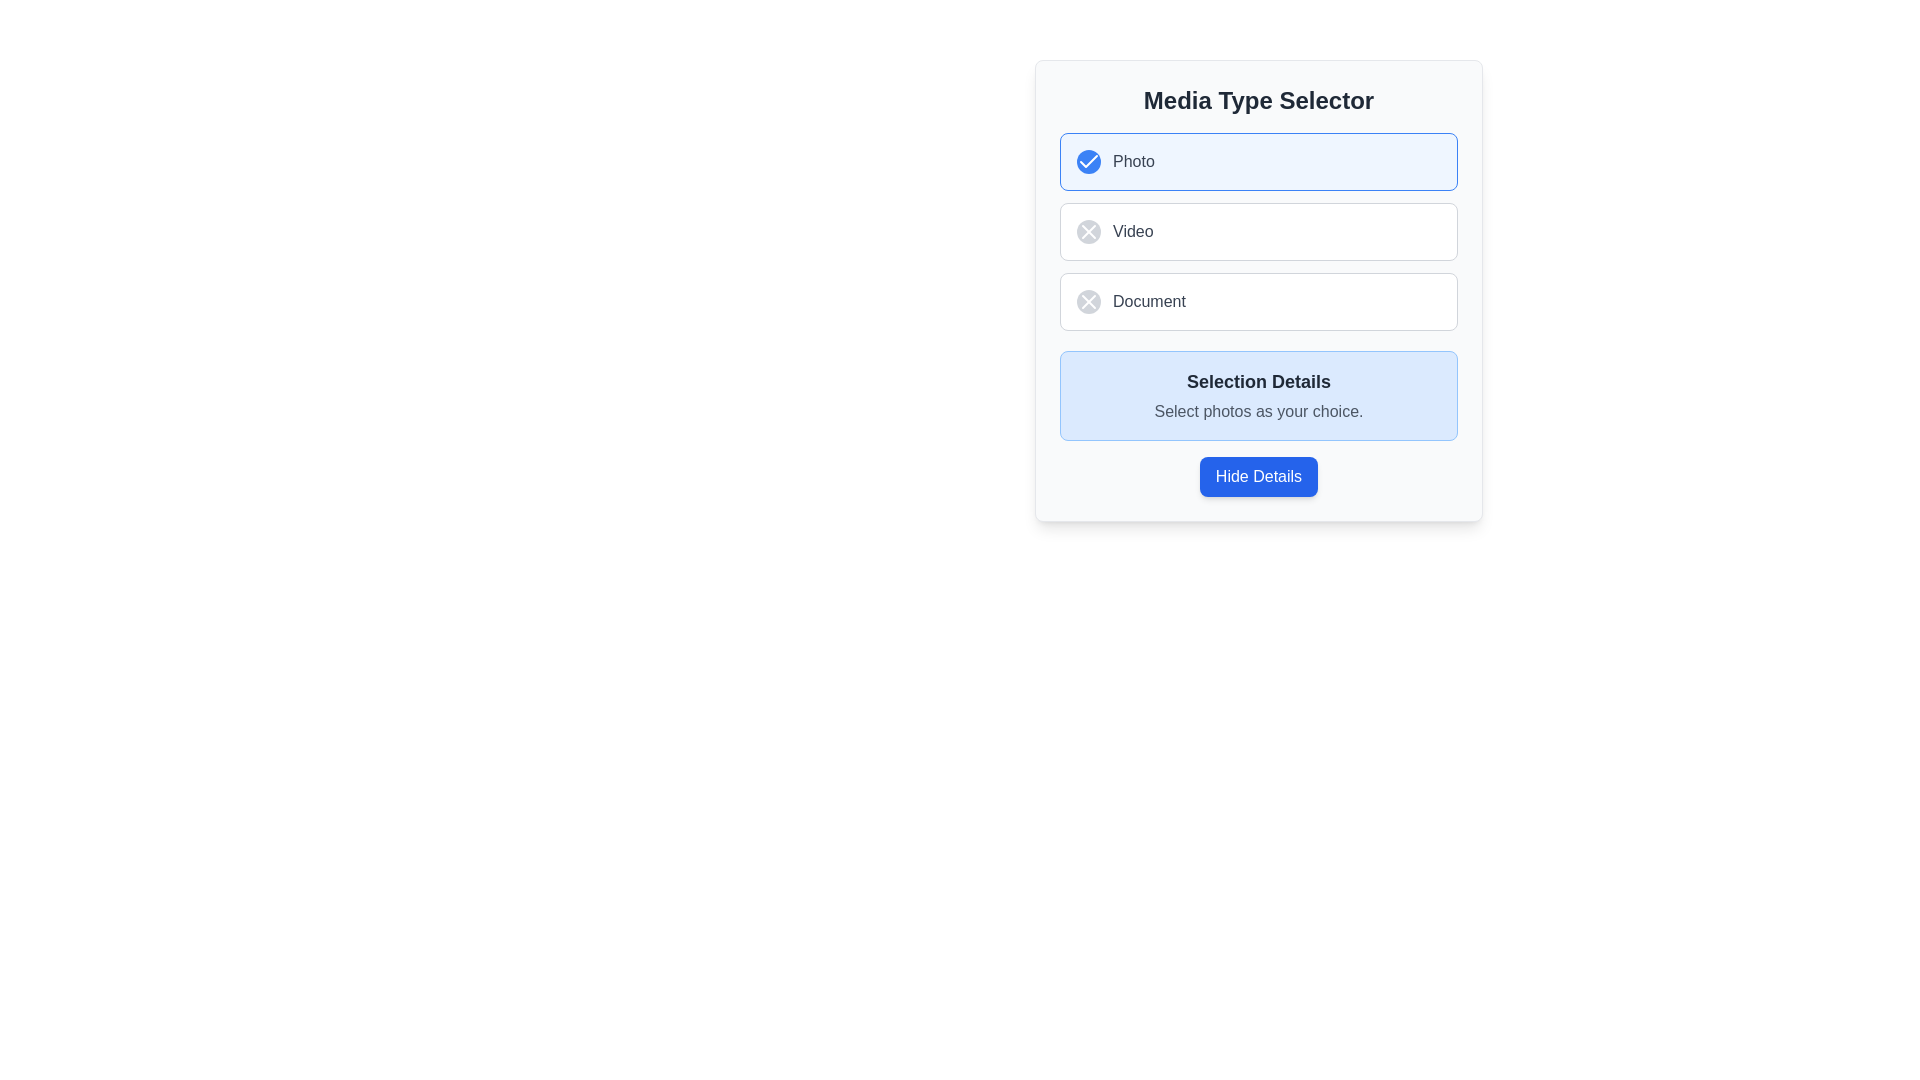 The width and height of the screenshot is (1920, 1080). What do you see at coordinates (1088, 161) in the screenshot?
I see `the state of the blue circular selection indicator icon with a white checkmark, located to the left of the 'Photo' option in the media types list` at bounding box center [1088, 161].